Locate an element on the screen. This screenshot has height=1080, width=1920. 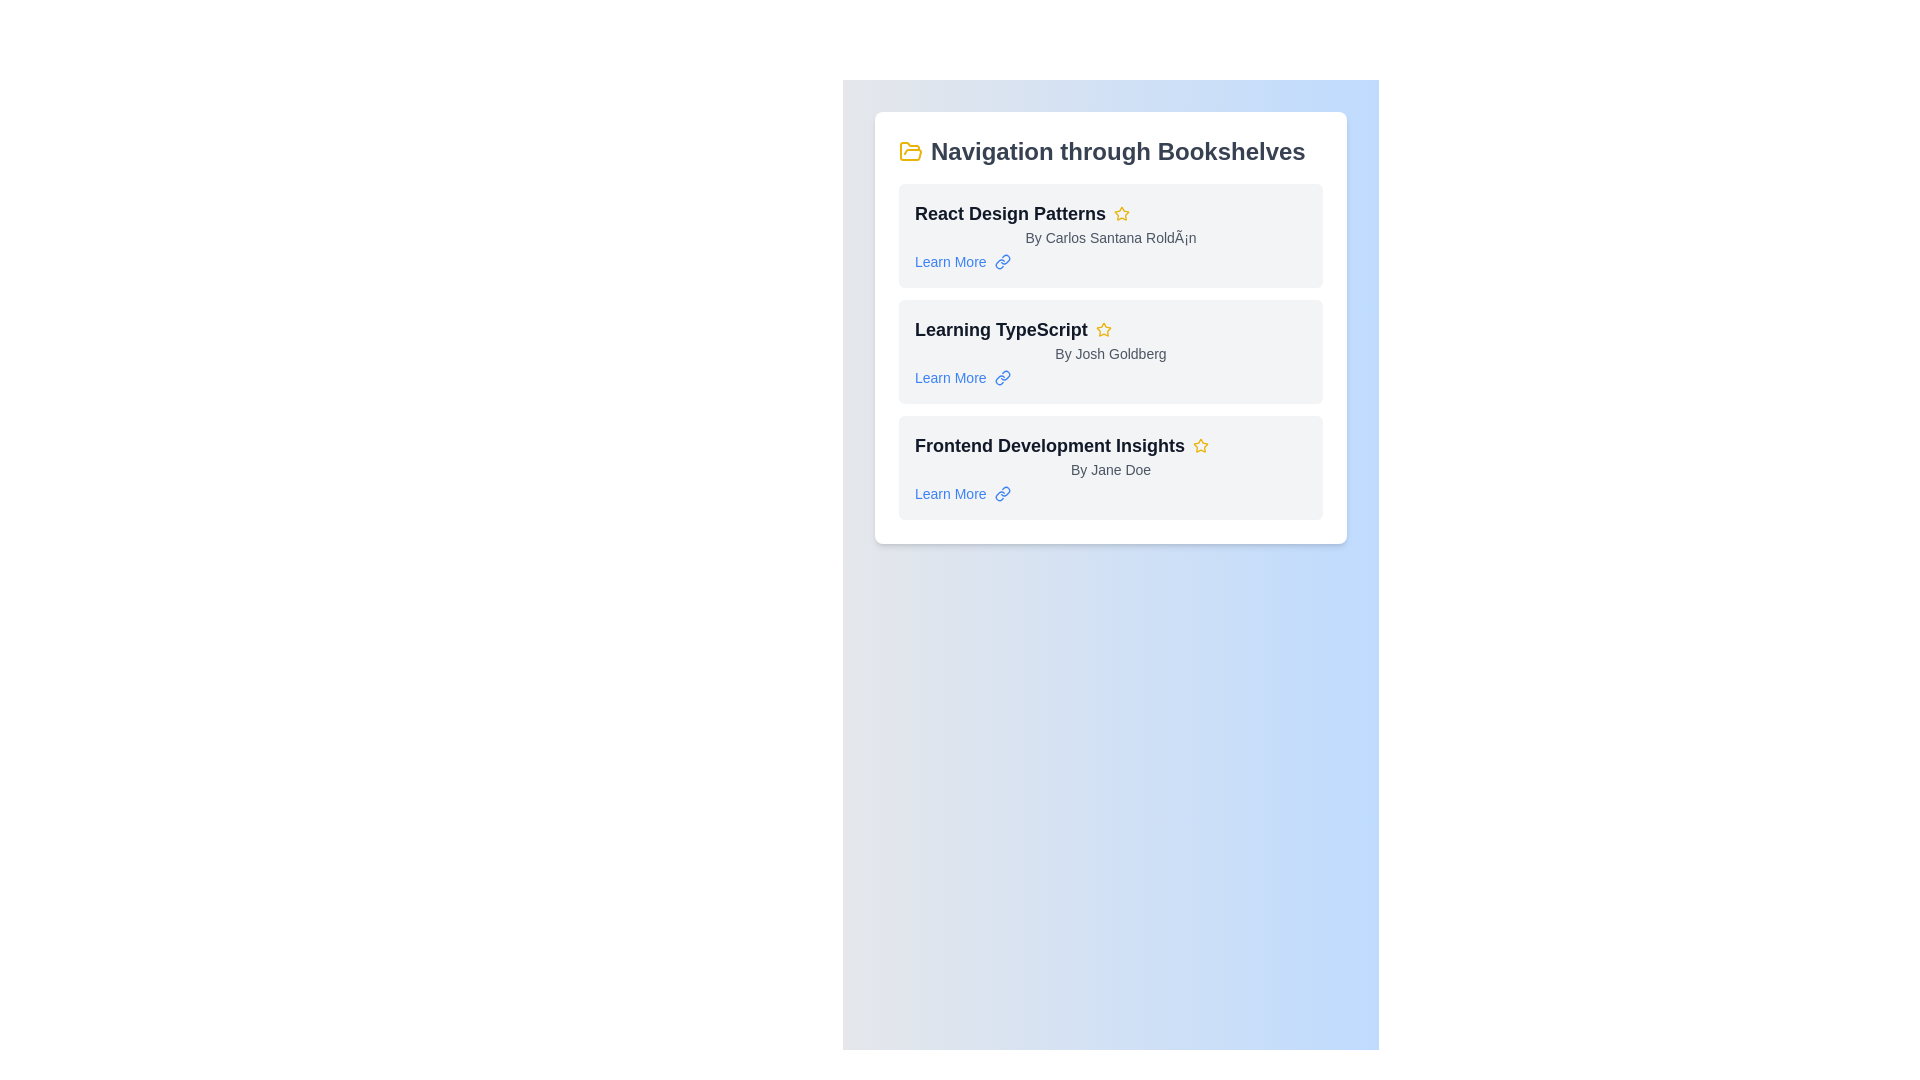
the text block providing additional information about the author or contributor associated with 'React Design Patterns' is located at coordinates (1109, 237).